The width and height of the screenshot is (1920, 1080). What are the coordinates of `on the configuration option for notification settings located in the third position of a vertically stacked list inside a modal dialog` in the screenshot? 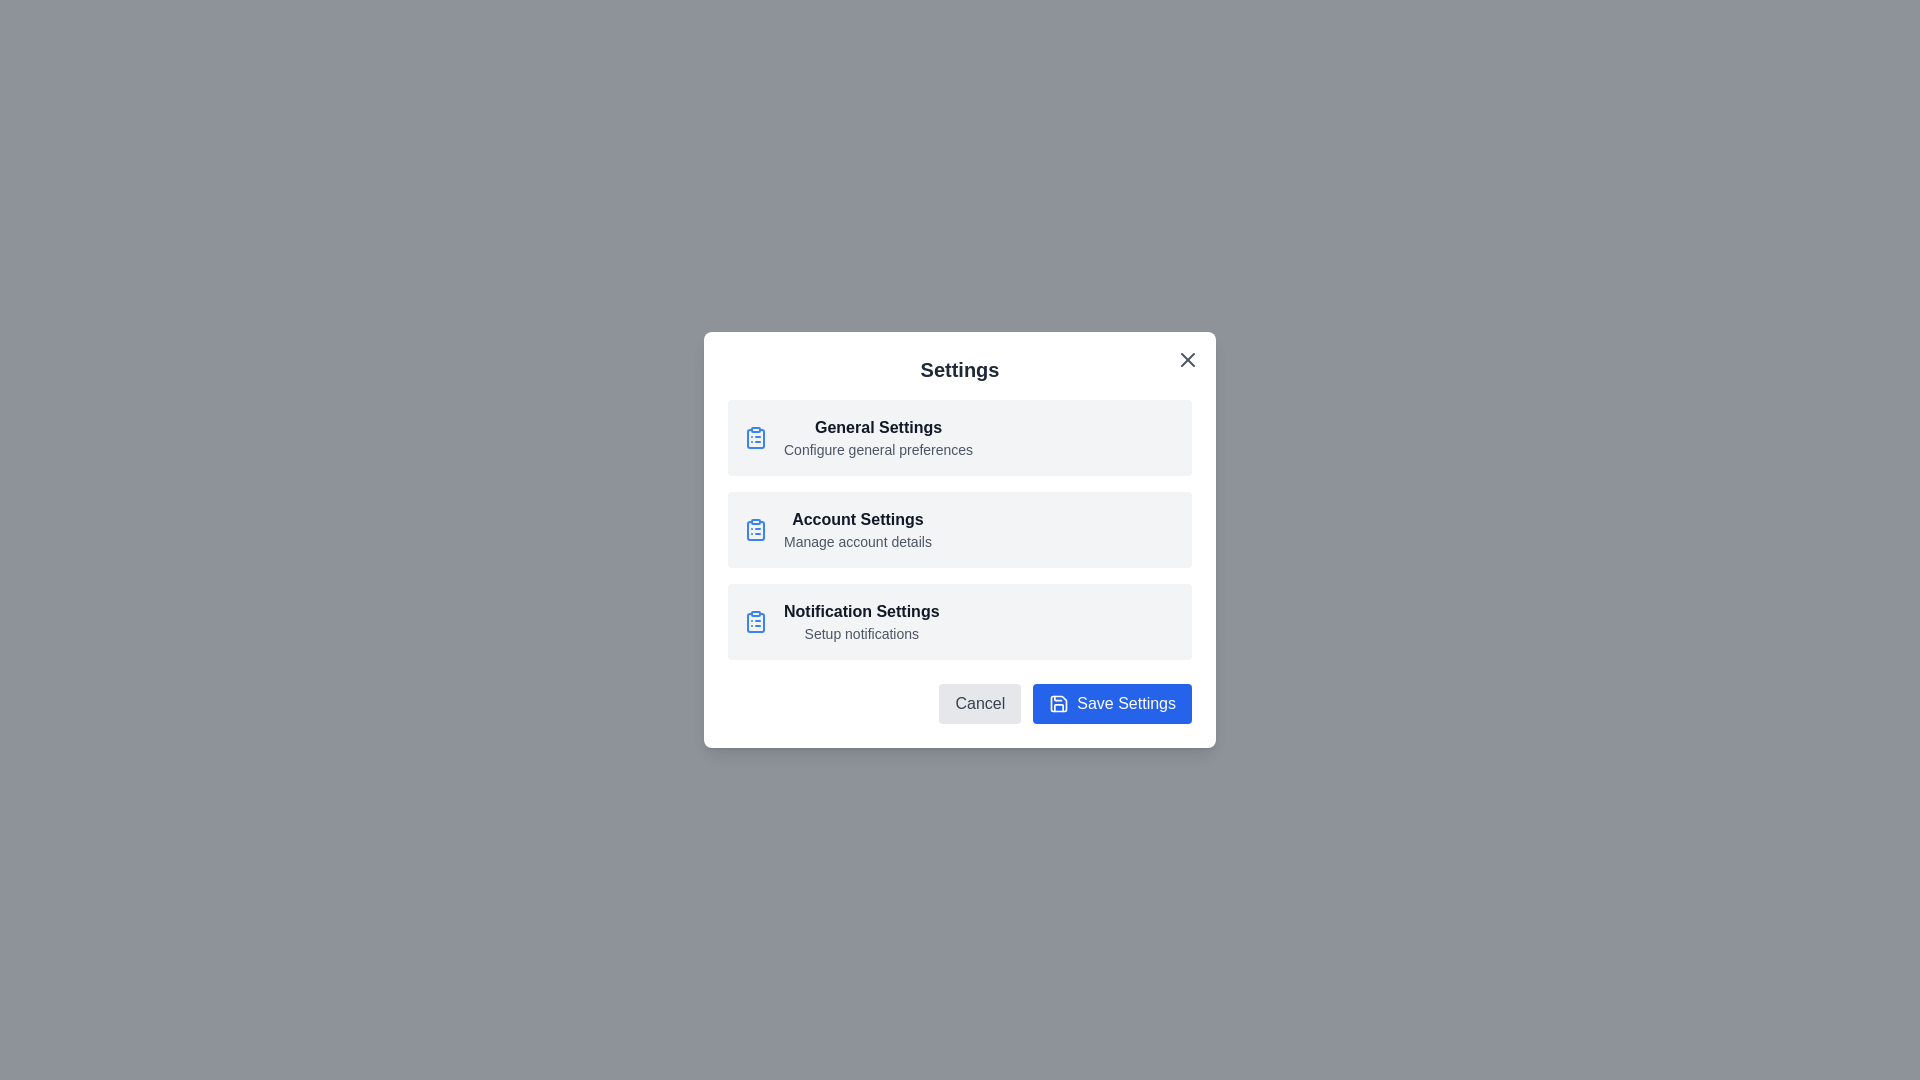 It's located at (960, 620).